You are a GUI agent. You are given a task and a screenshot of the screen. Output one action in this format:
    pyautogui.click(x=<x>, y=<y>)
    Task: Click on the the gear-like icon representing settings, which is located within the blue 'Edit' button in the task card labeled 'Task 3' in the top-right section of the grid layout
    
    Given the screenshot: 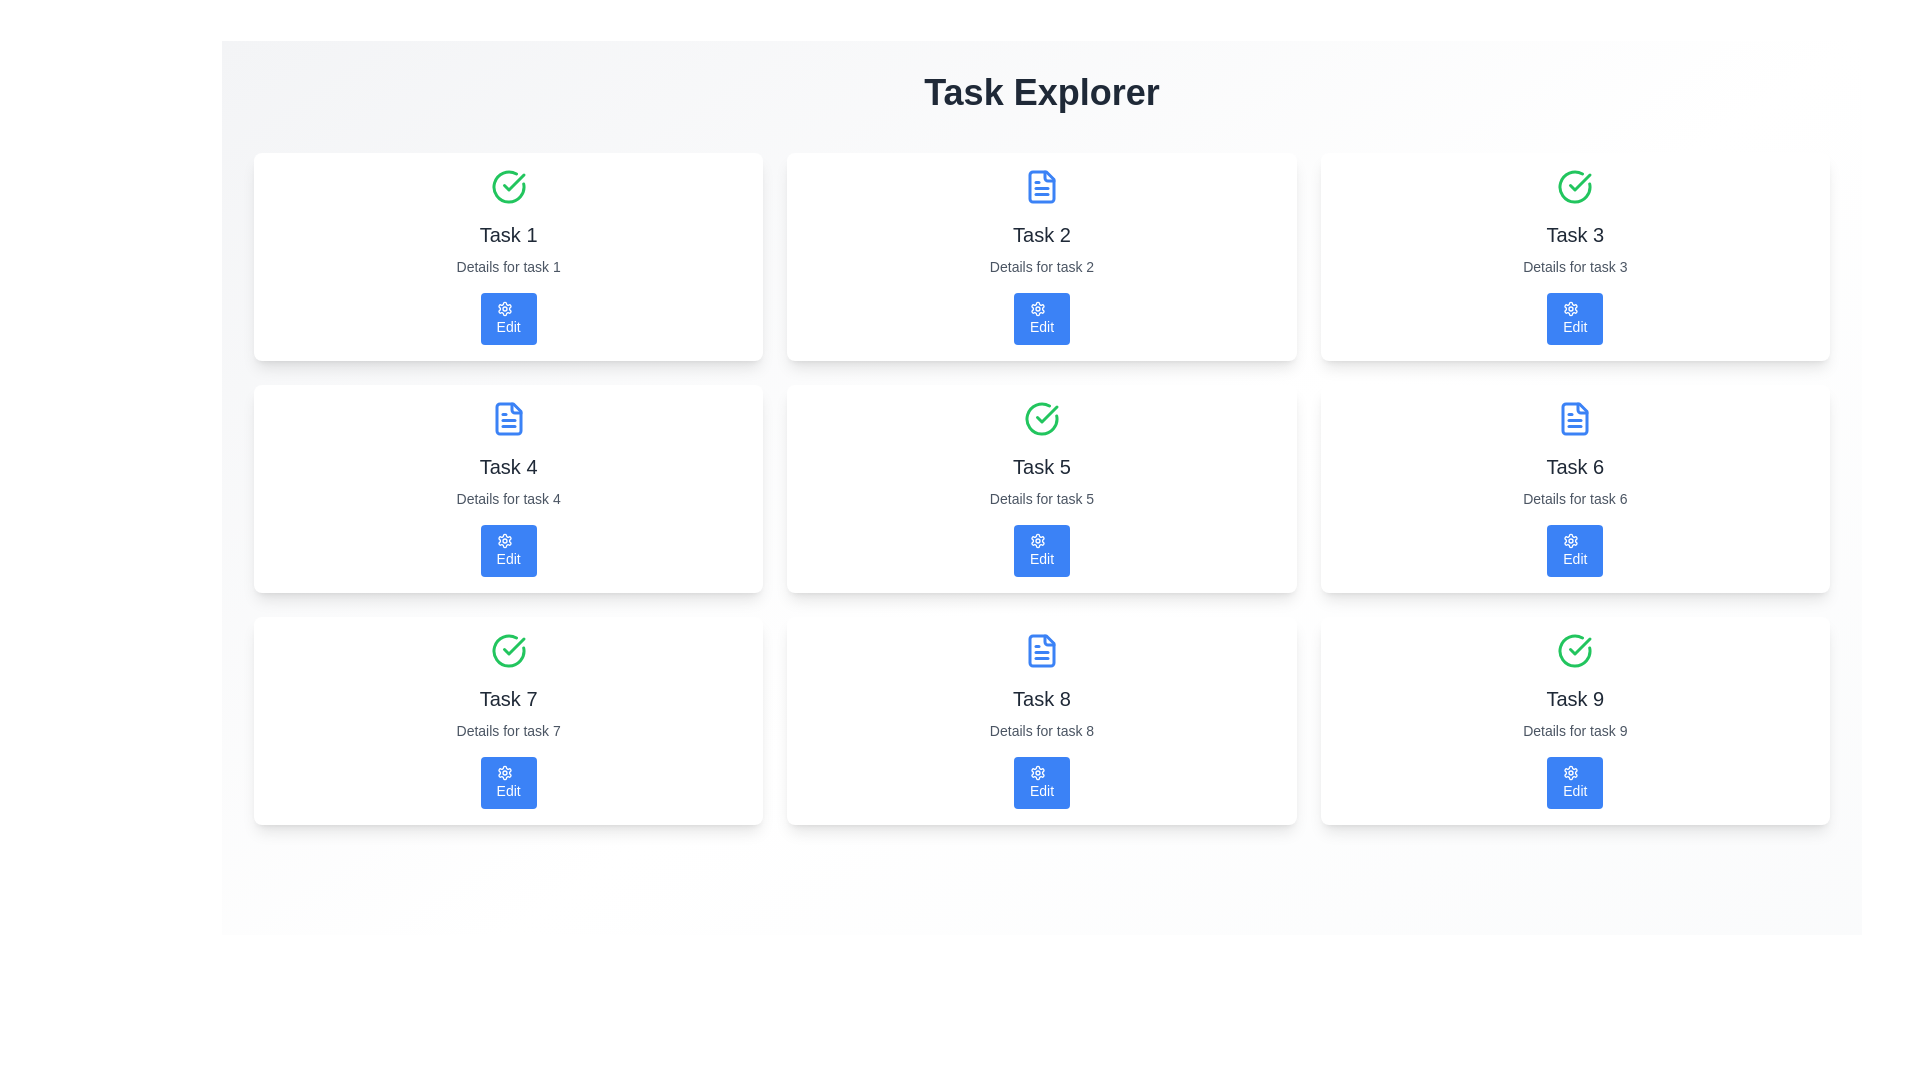 What is the action you would take?
    pyautogui.click(x=1570, y=308)
    